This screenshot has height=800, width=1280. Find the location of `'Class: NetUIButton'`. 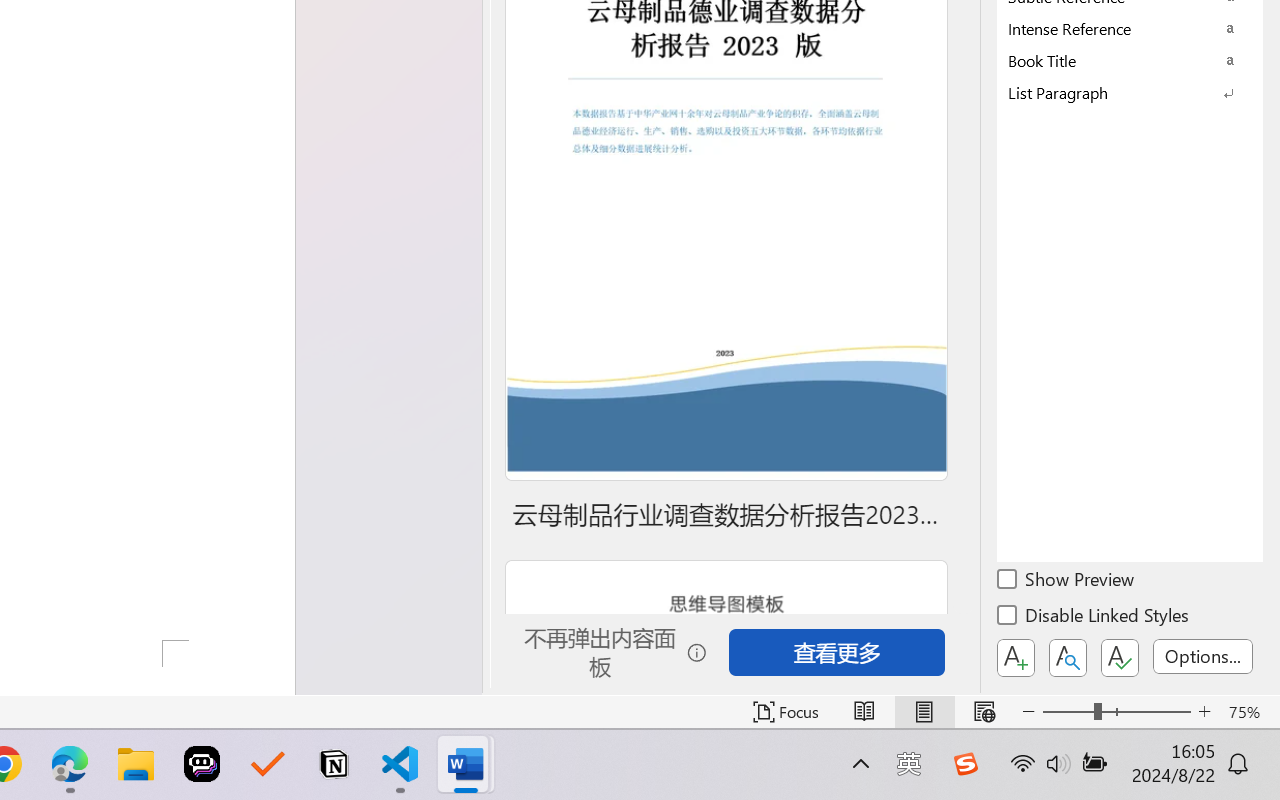

'Class: NetUIButton' is located at coordinates (1120, 657).